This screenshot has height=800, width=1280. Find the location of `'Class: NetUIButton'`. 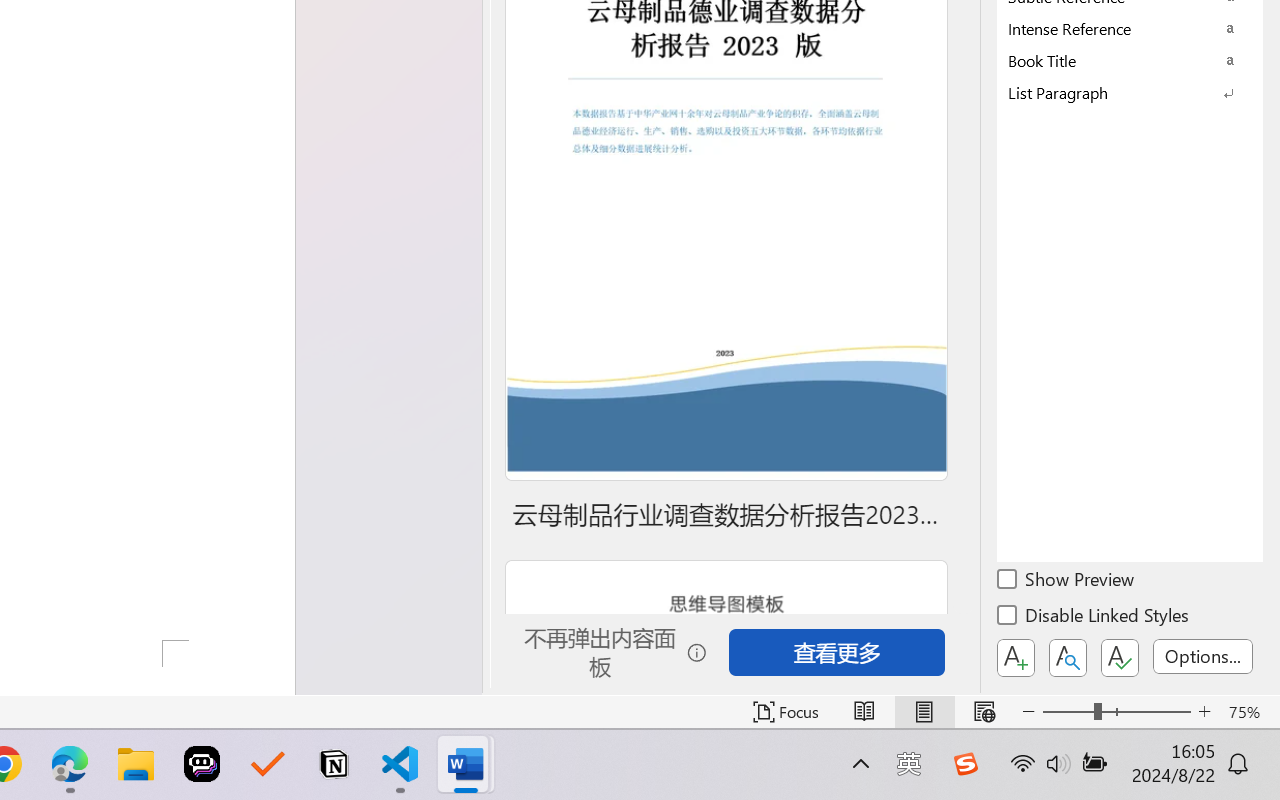

'Class: NetUIButton' is located at coordinates (1120, 657).